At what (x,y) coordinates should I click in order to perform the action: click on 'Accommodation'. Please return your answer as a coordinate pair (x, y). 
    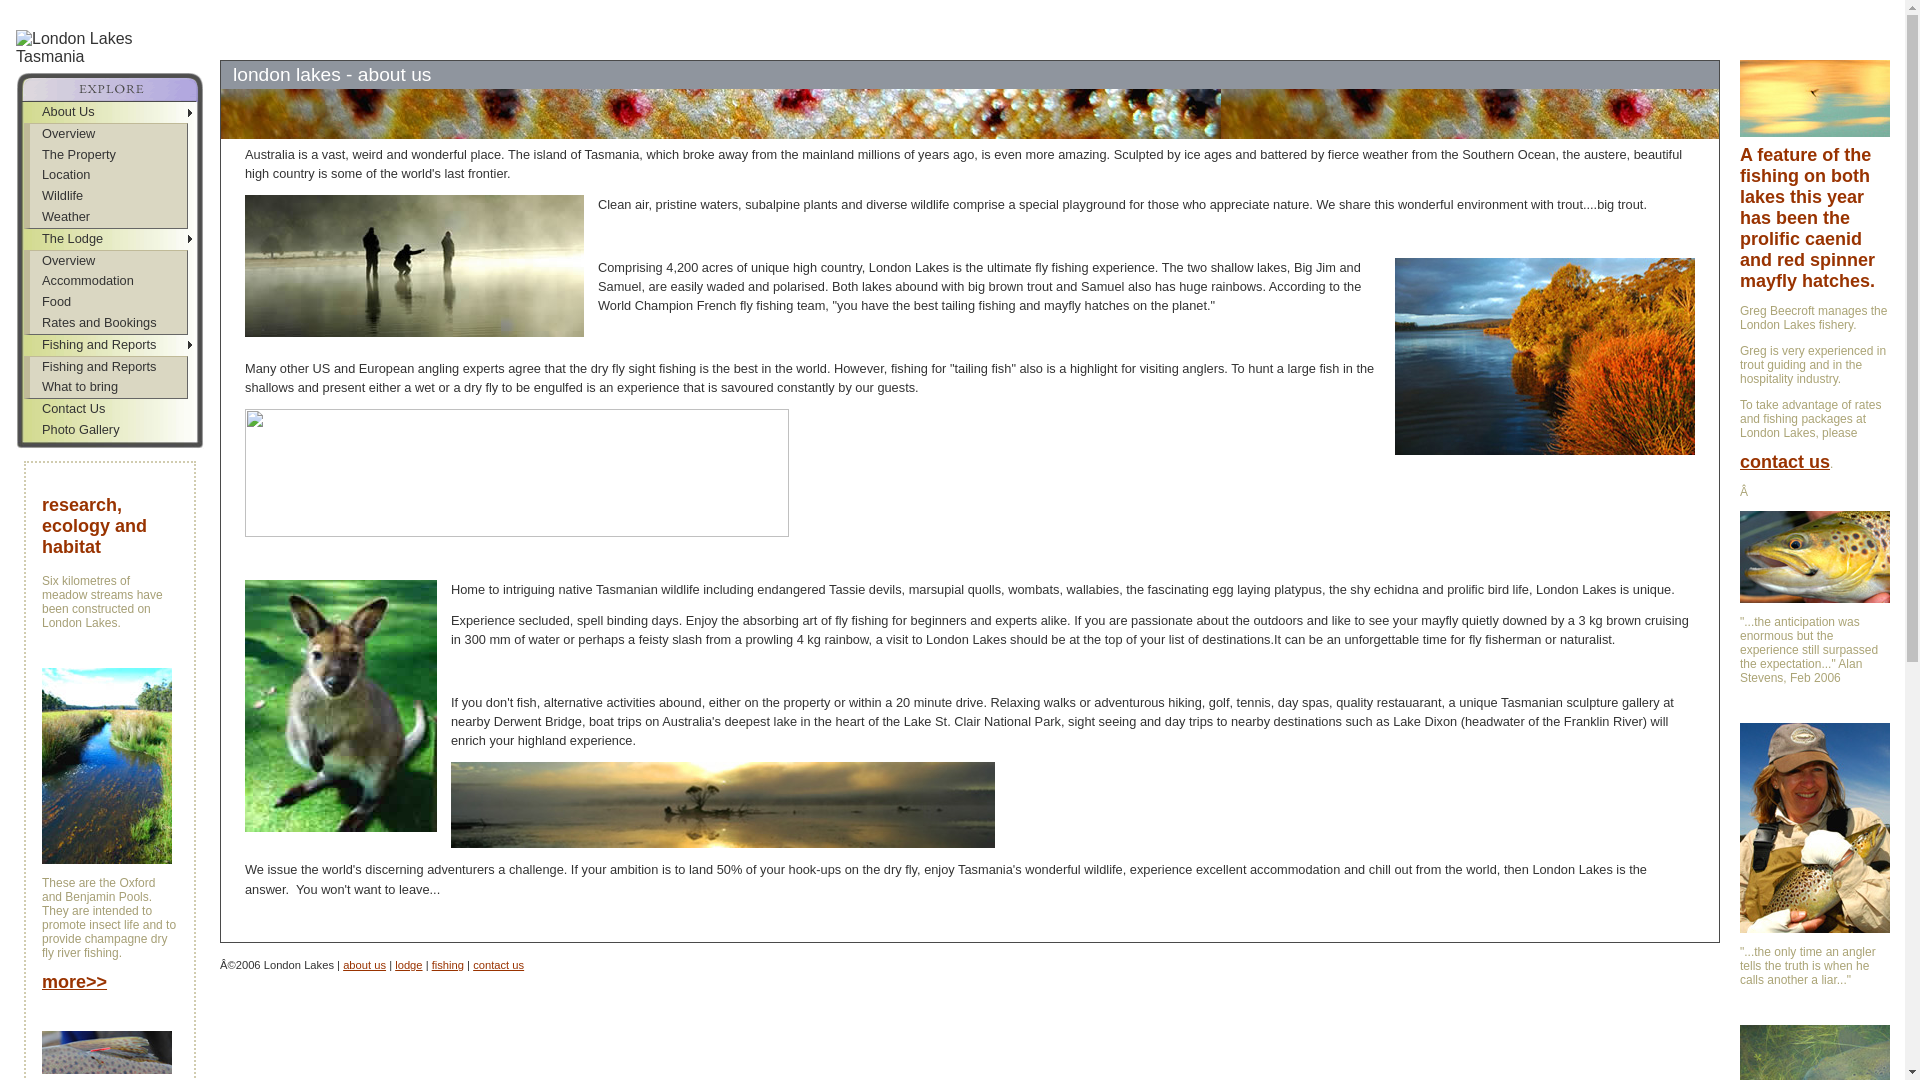
    Looking at the image, I should click on (107, 281).